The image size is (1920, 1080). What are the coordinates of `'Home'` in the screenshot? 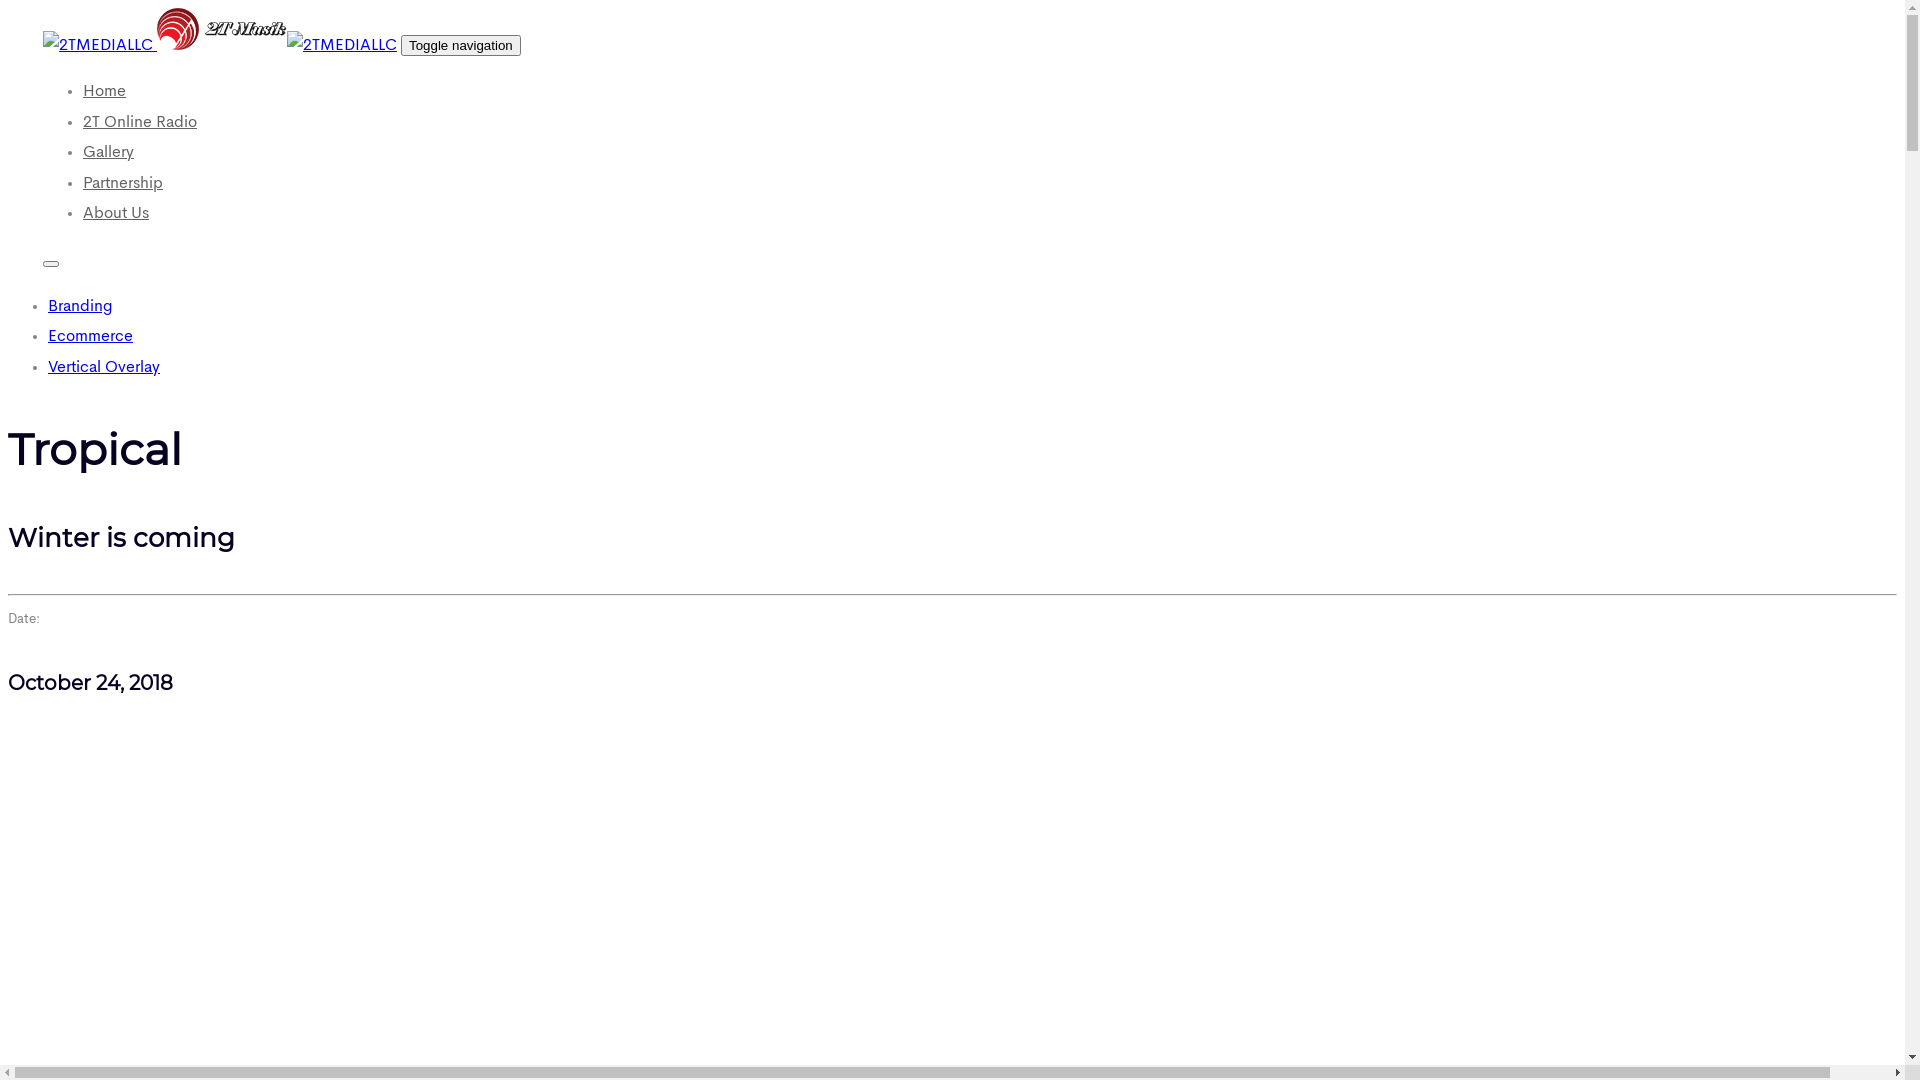 It's located at (103, 92).